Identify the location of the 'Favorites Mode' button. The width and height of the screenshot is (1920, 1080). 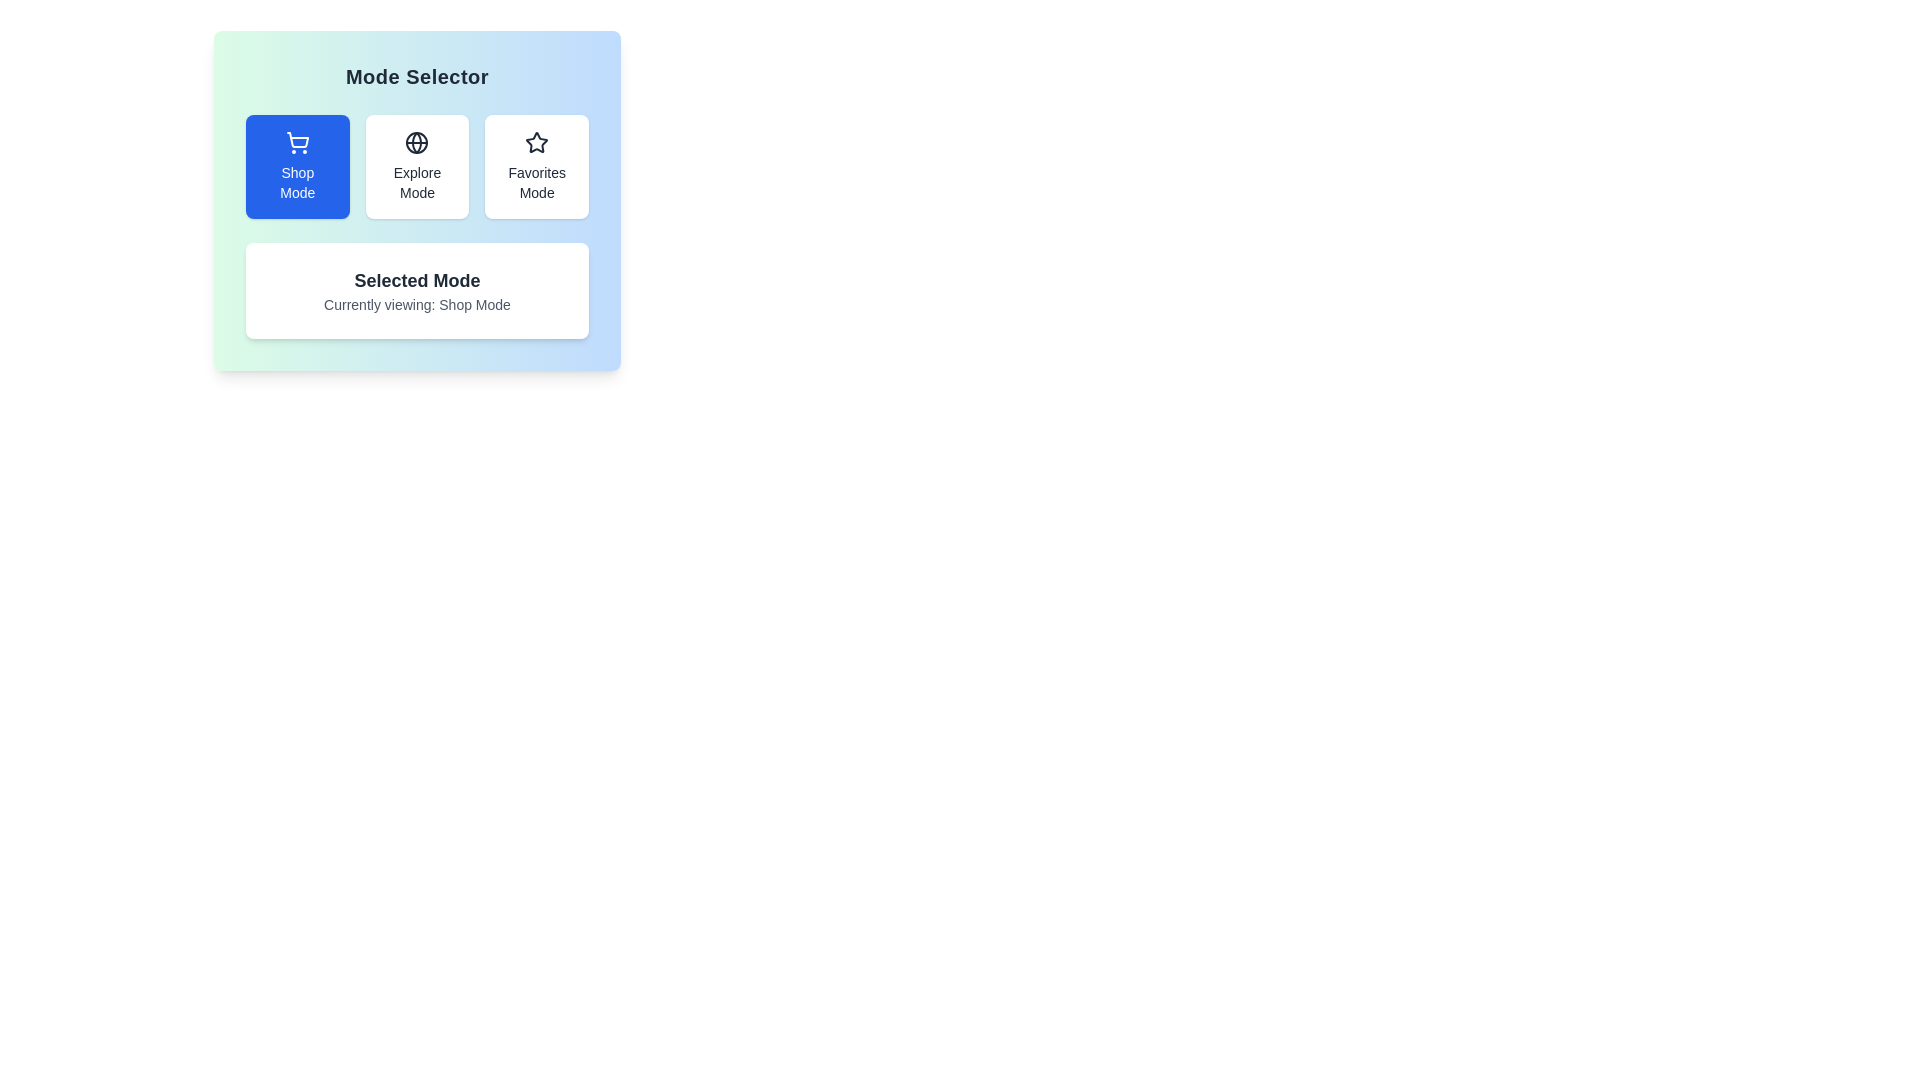
(537, 165).